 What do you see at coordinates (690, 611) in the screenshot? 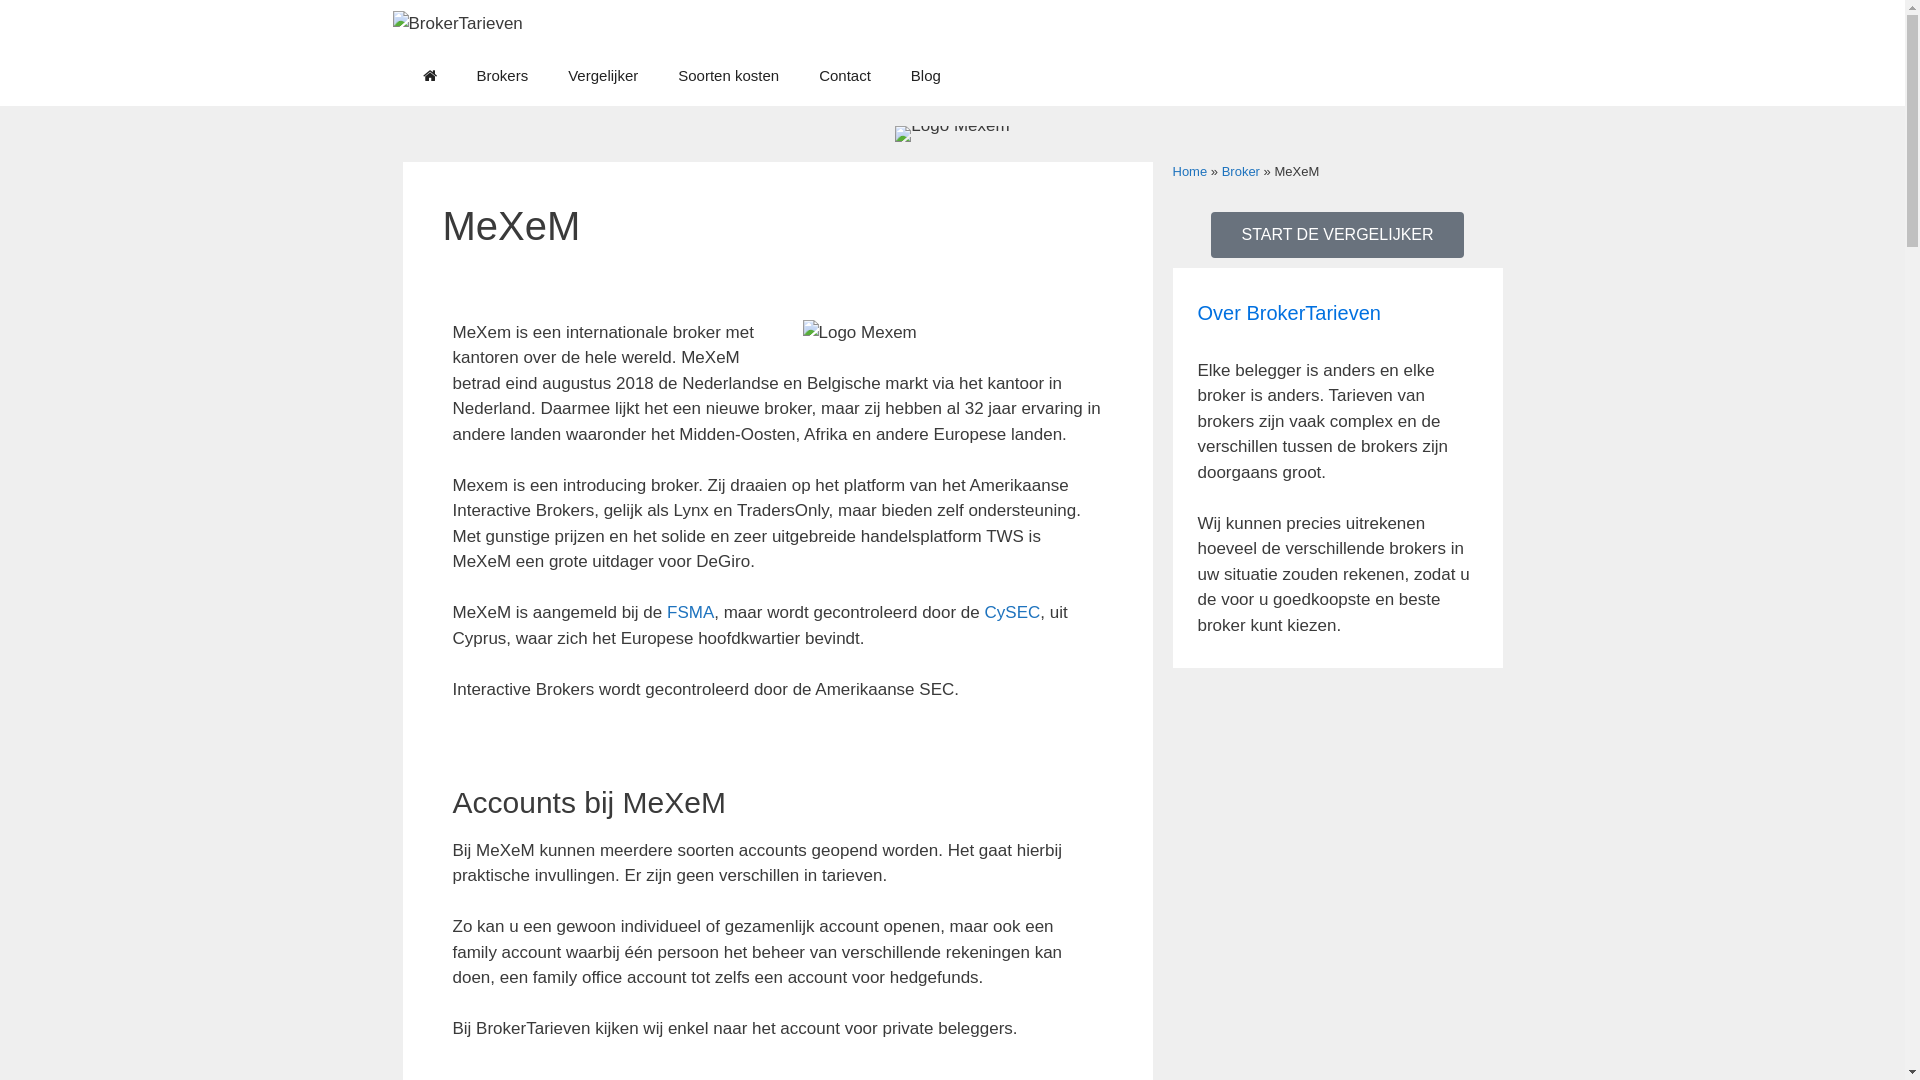
I see `'FSMA'` at bounding box center [690, 611].